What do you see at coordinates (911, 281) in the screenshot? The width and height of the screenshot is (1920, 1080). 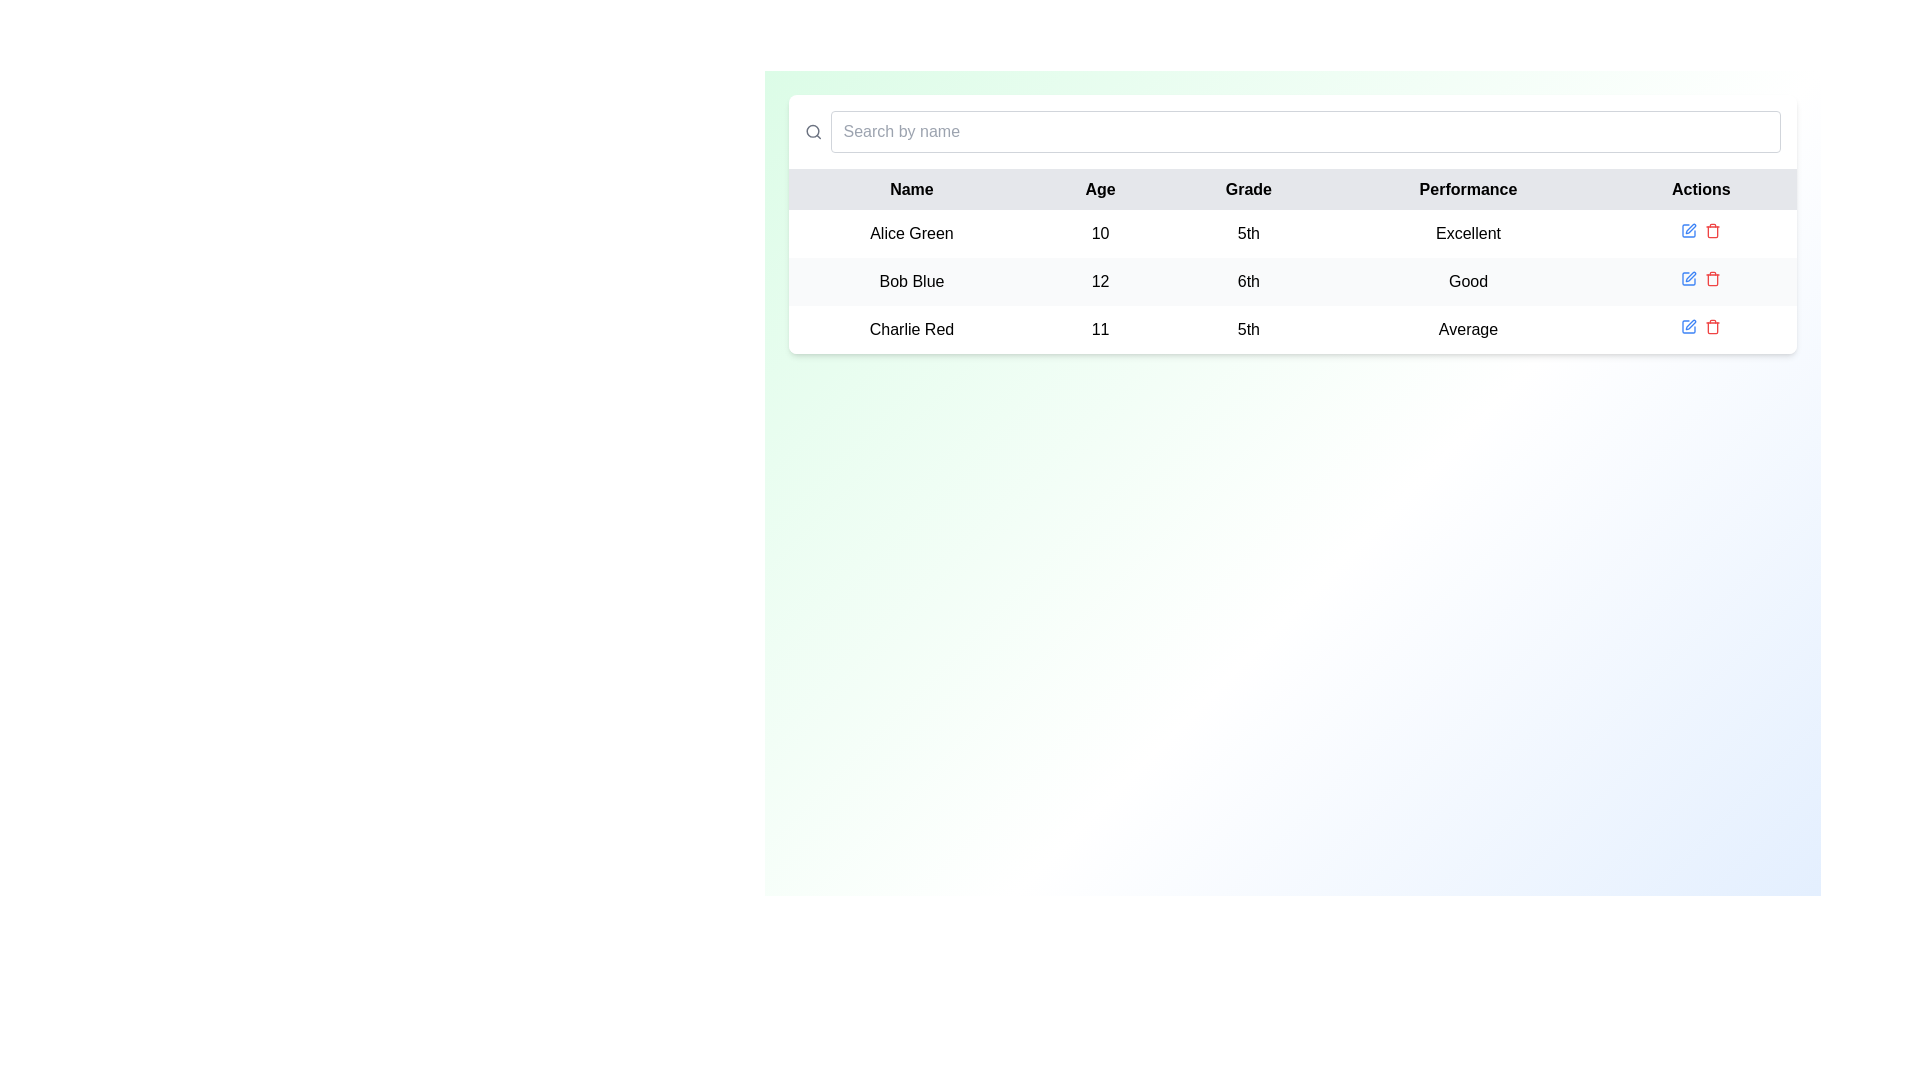 I see `text content of the Text field displaying 'Bob Blue' located in the first cell of the second row of the table` at bounding box center [911, 281].